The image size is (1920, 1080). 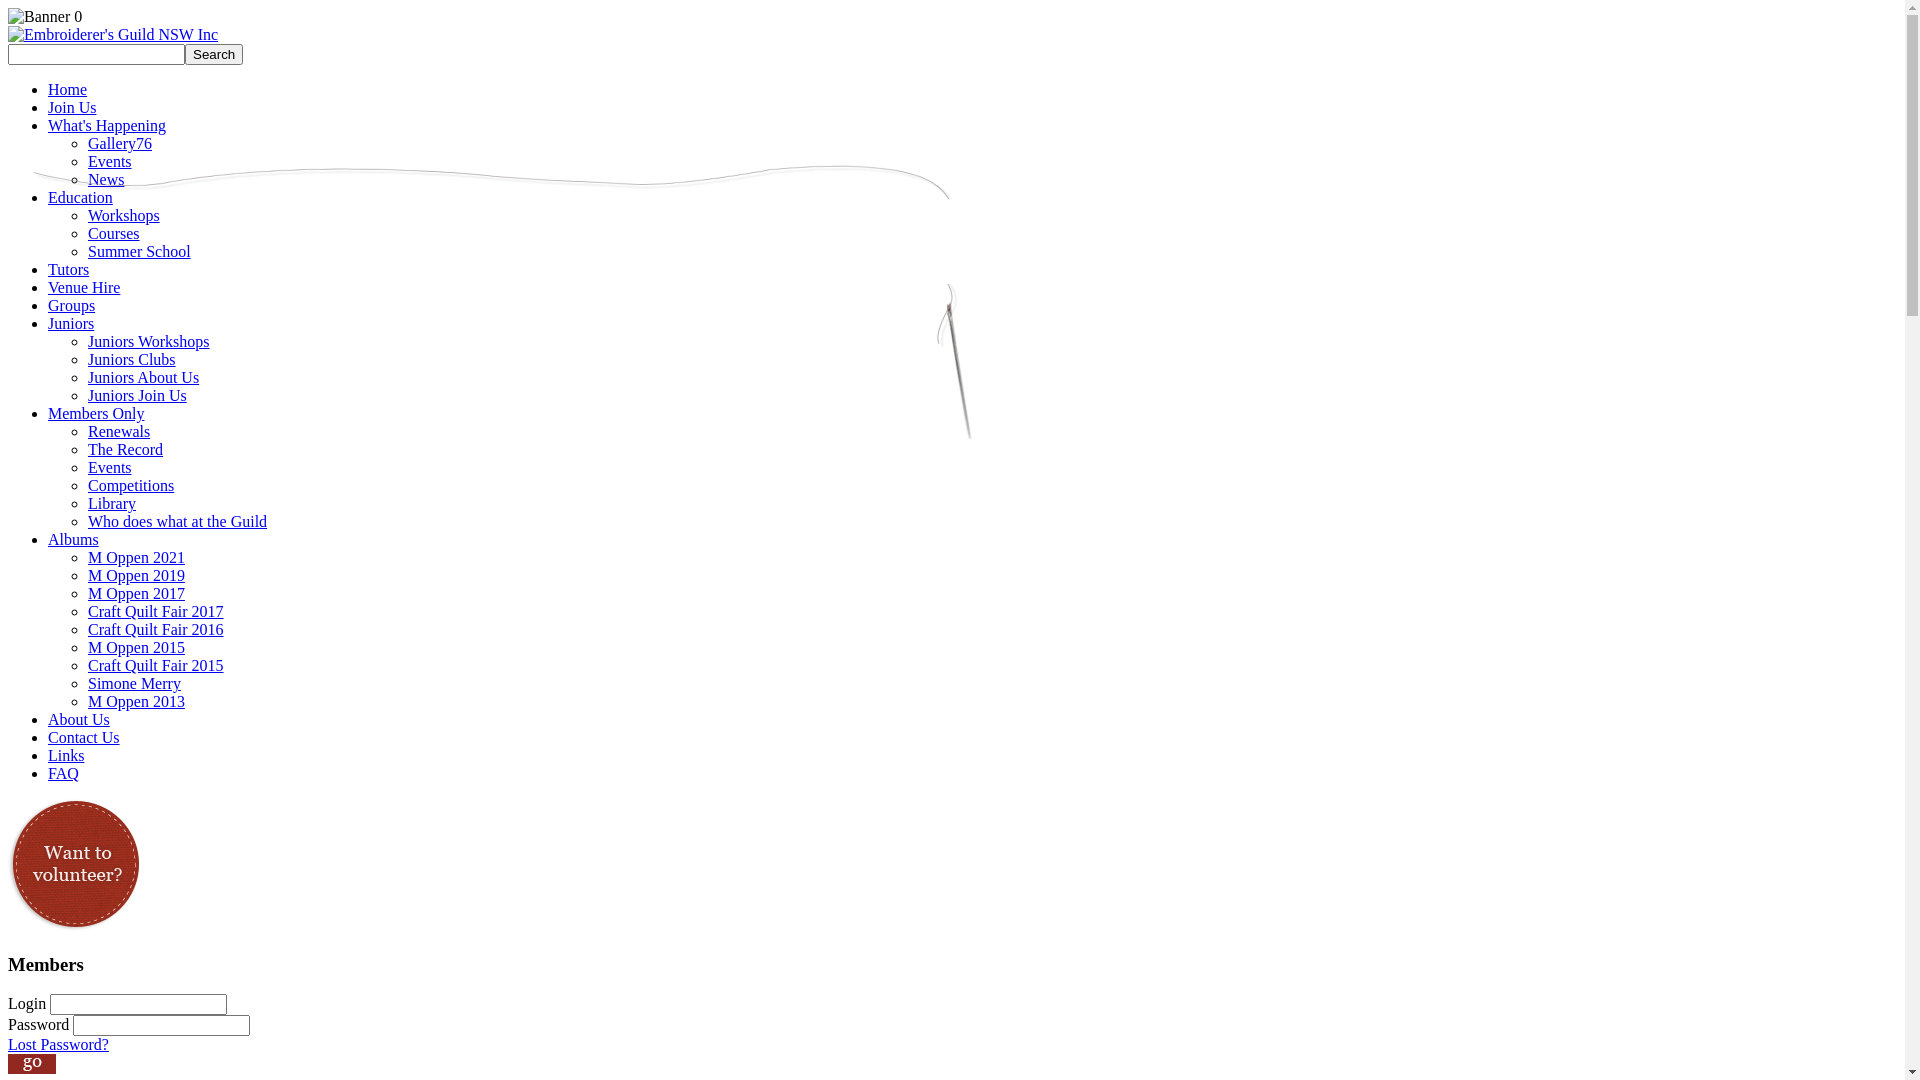 What do you see at coordinates (123, 215) in the screenshot?
I see `'Workshops'` at bounding box center [123, 215].